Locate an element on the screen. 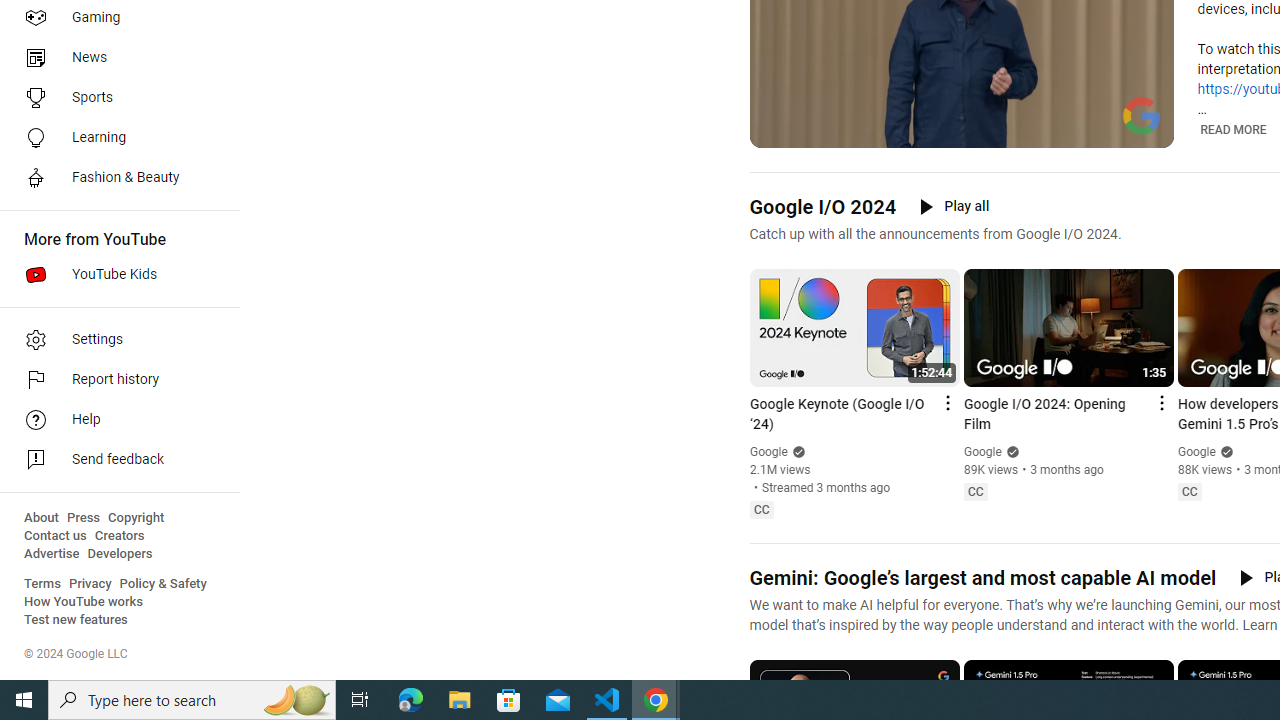 The image size is (1280, 720). 'Seek slider' is located at coordinates (961, 109).